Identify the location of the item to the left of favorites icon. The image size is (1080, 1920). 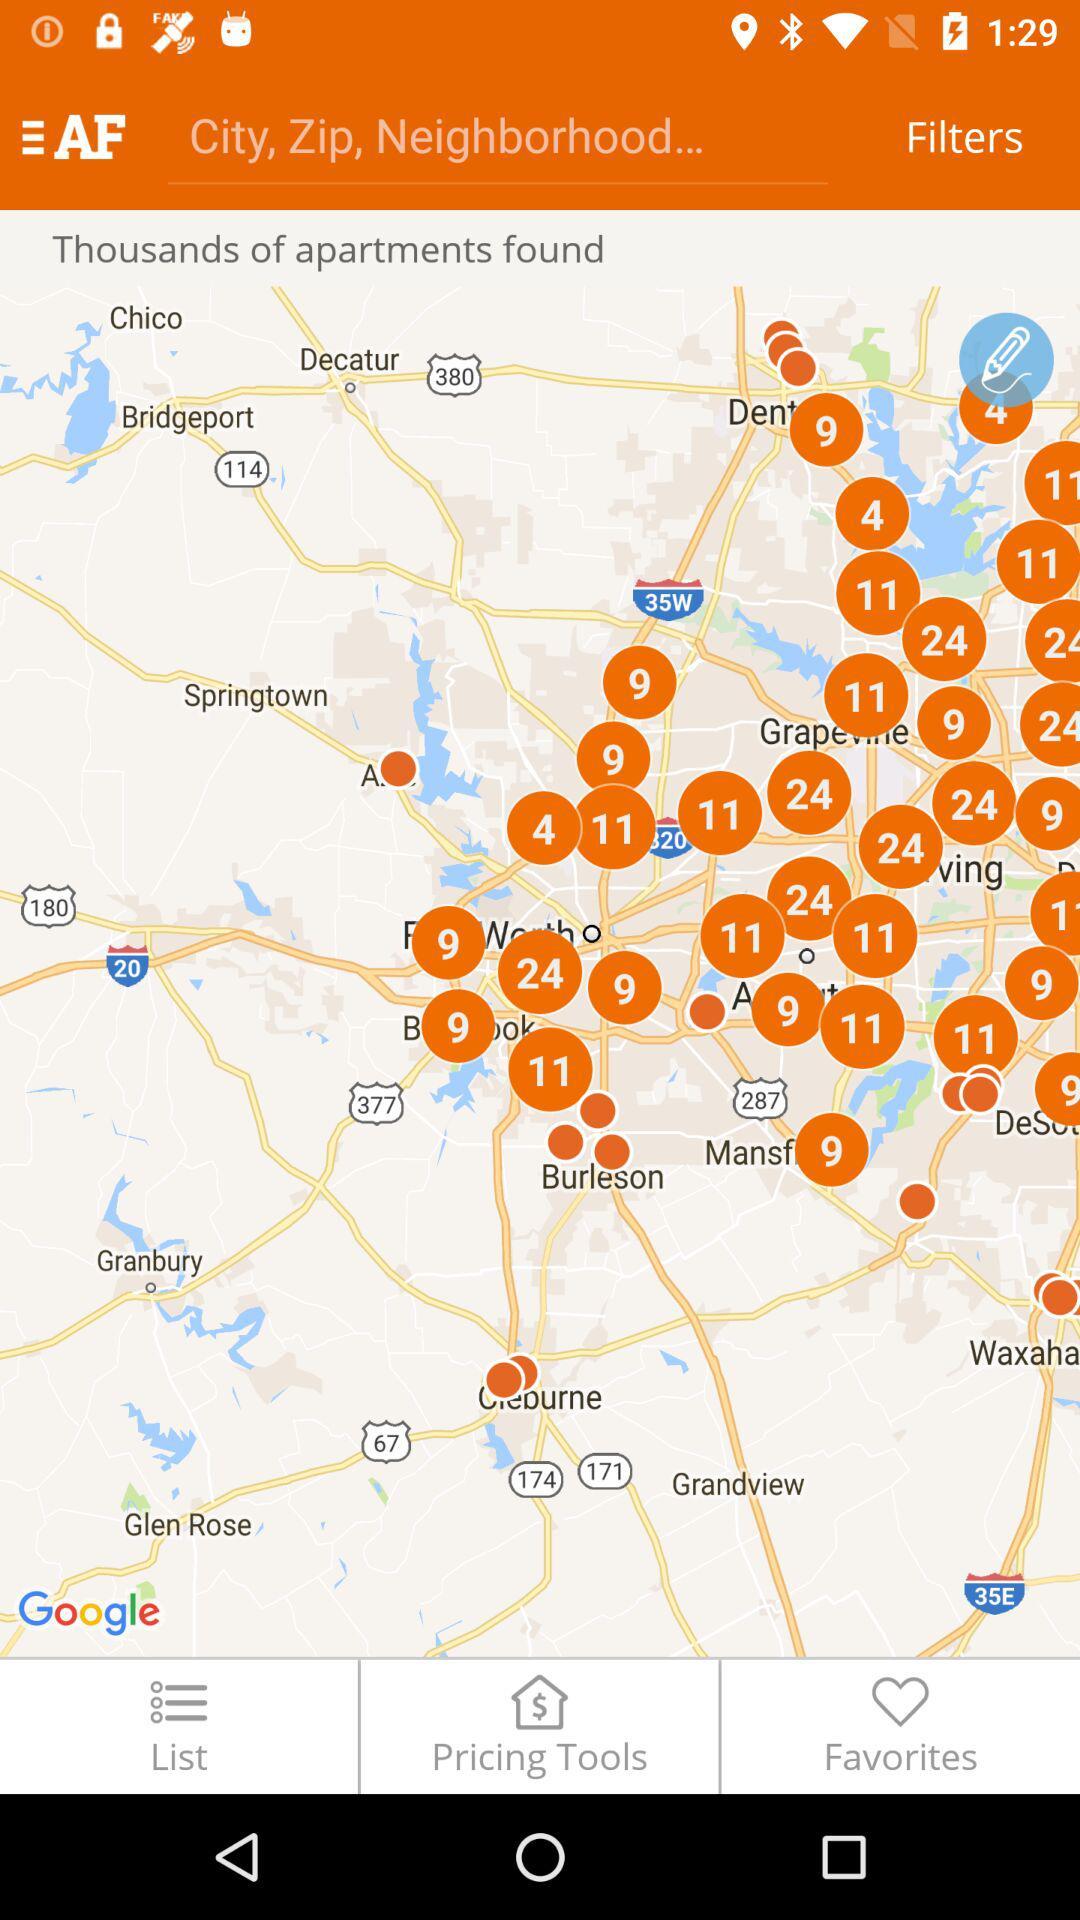
(538, 1725).